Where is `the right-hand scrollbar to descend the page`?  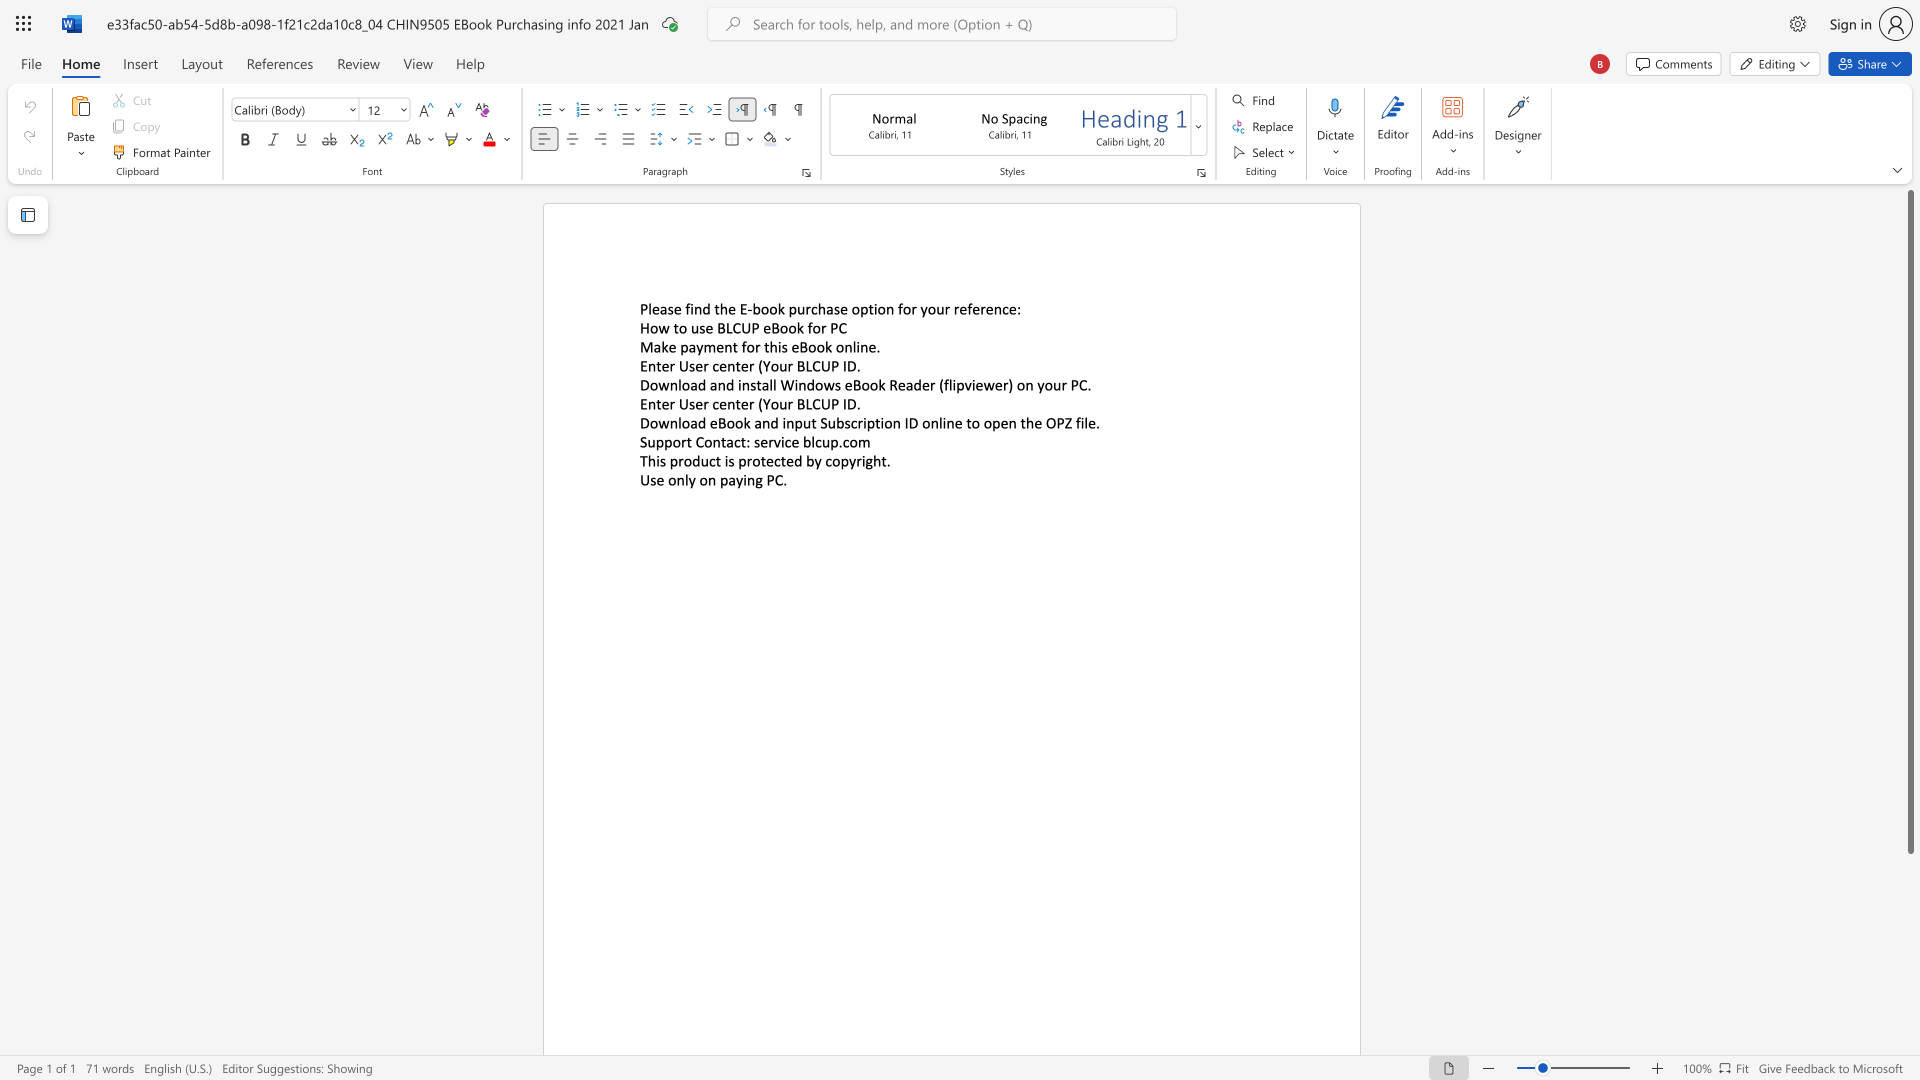 the right-hand scrollbar to descend the page is located at coordinates (1909, 920).